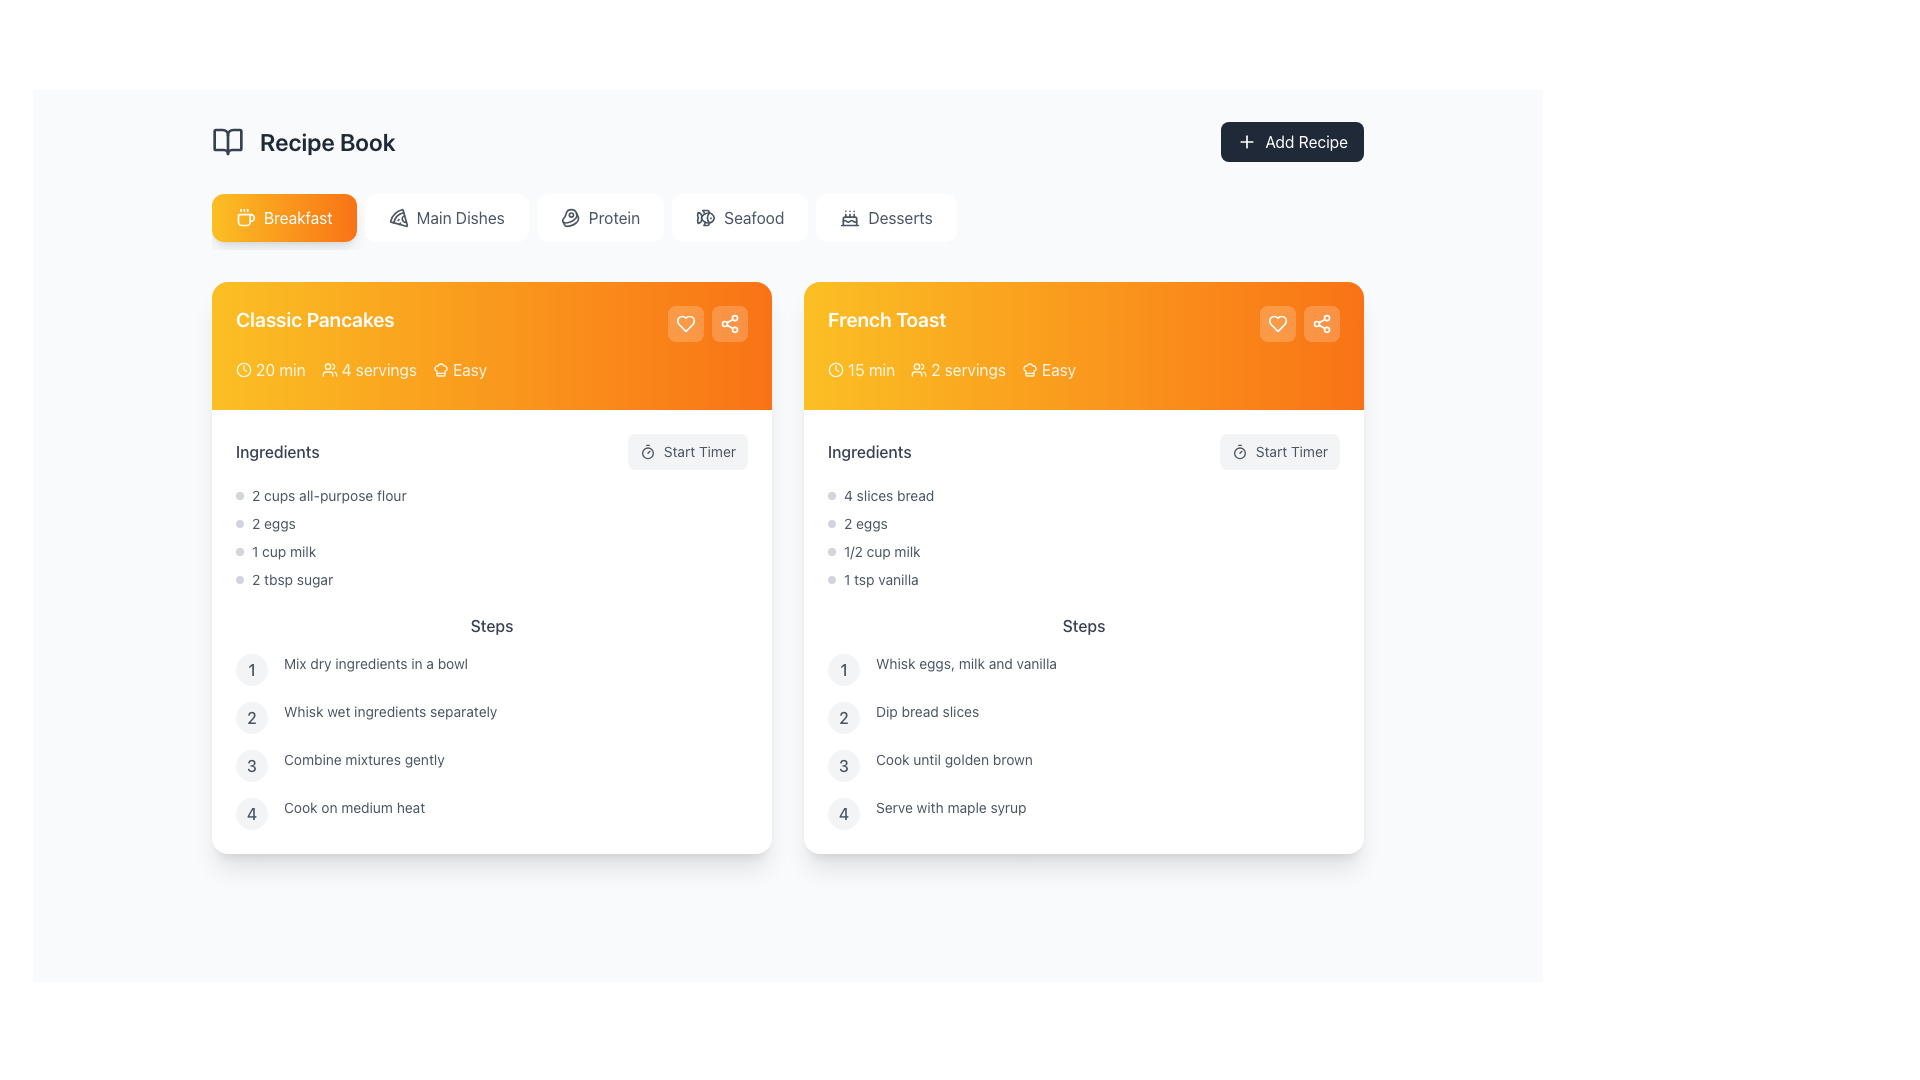 The width and height of the screenshot is (1920, 1080). What do you see at coordinates (739, 218) in the screenshot?
I see `the 'Seafood' category selector button, which is the fourth button in a horizontal list` at bounding box center [739, 218].